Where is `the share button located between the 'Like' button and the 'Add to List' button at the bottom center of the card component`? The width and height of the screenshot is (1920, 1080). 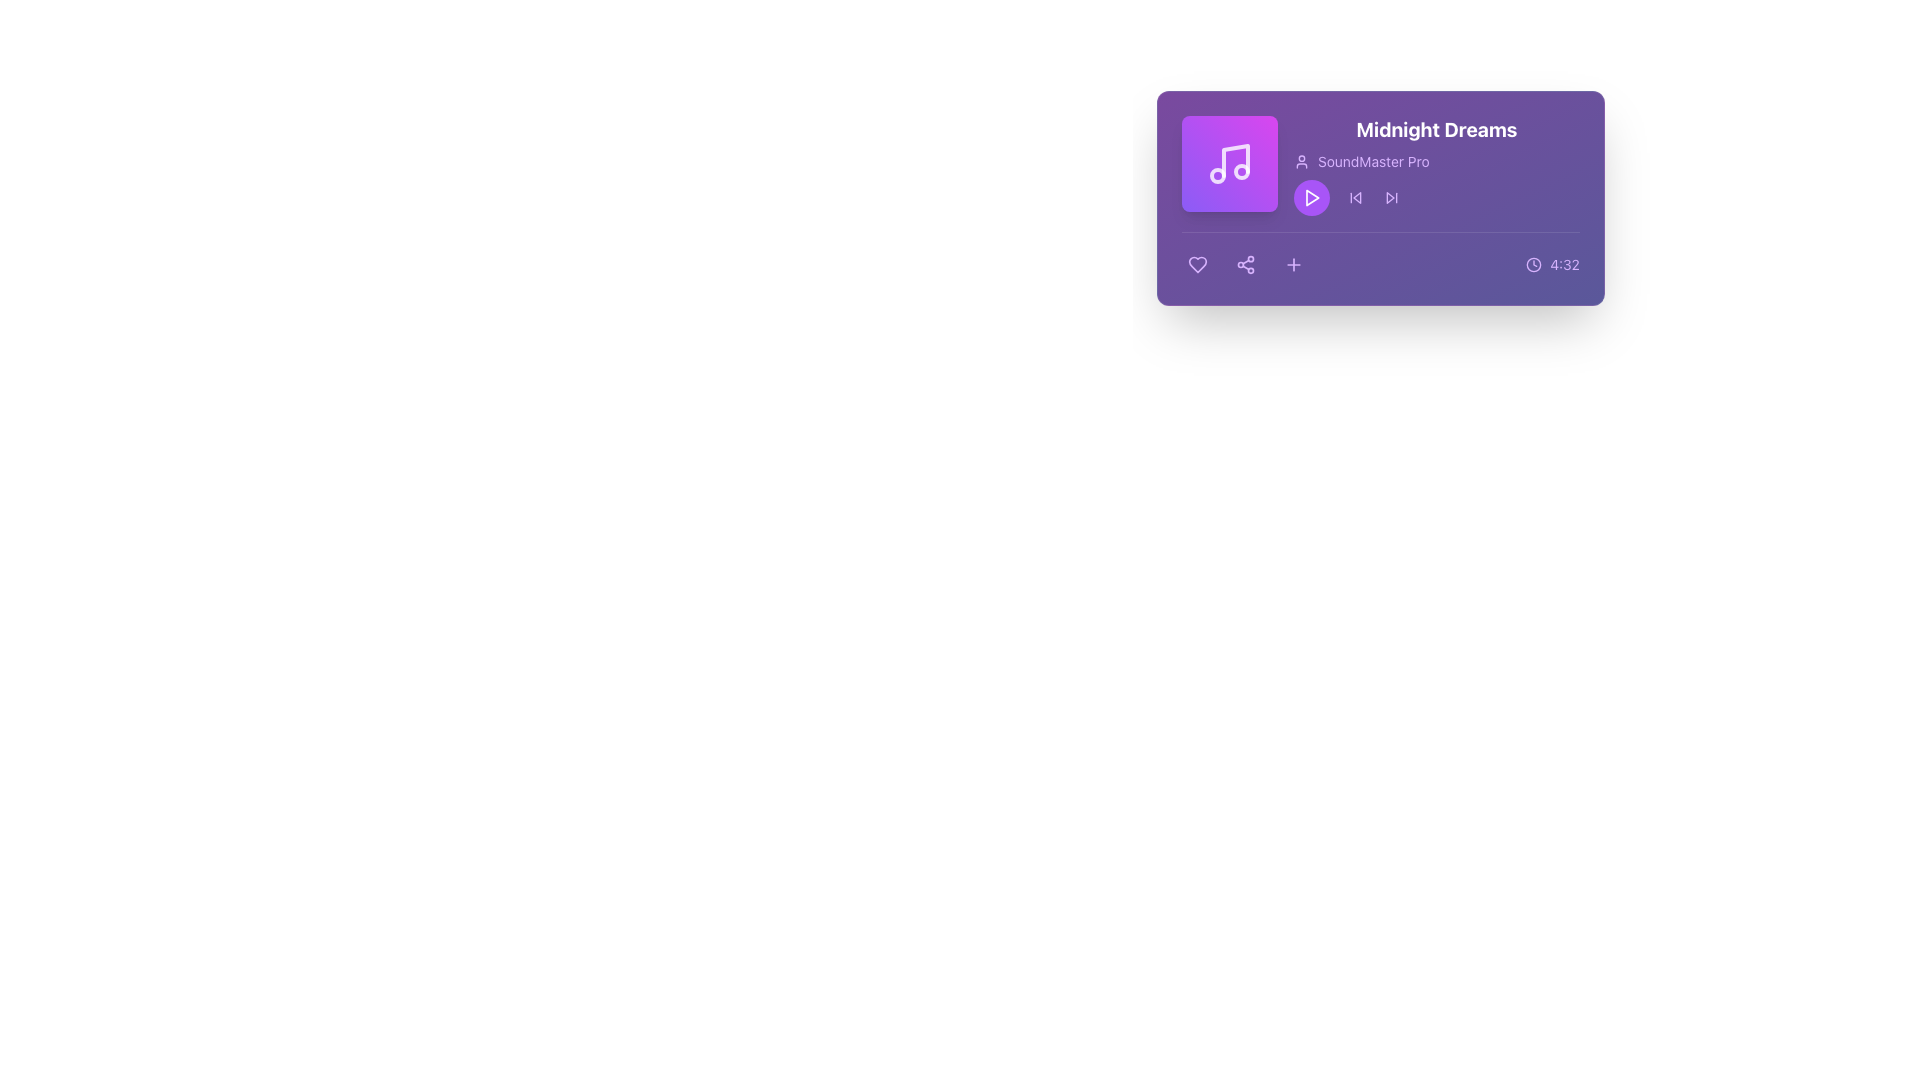 the share button located between the 'Like' button and the 'Add to List' button at the bottom center of the card component is located at coordinates (1245, 264).